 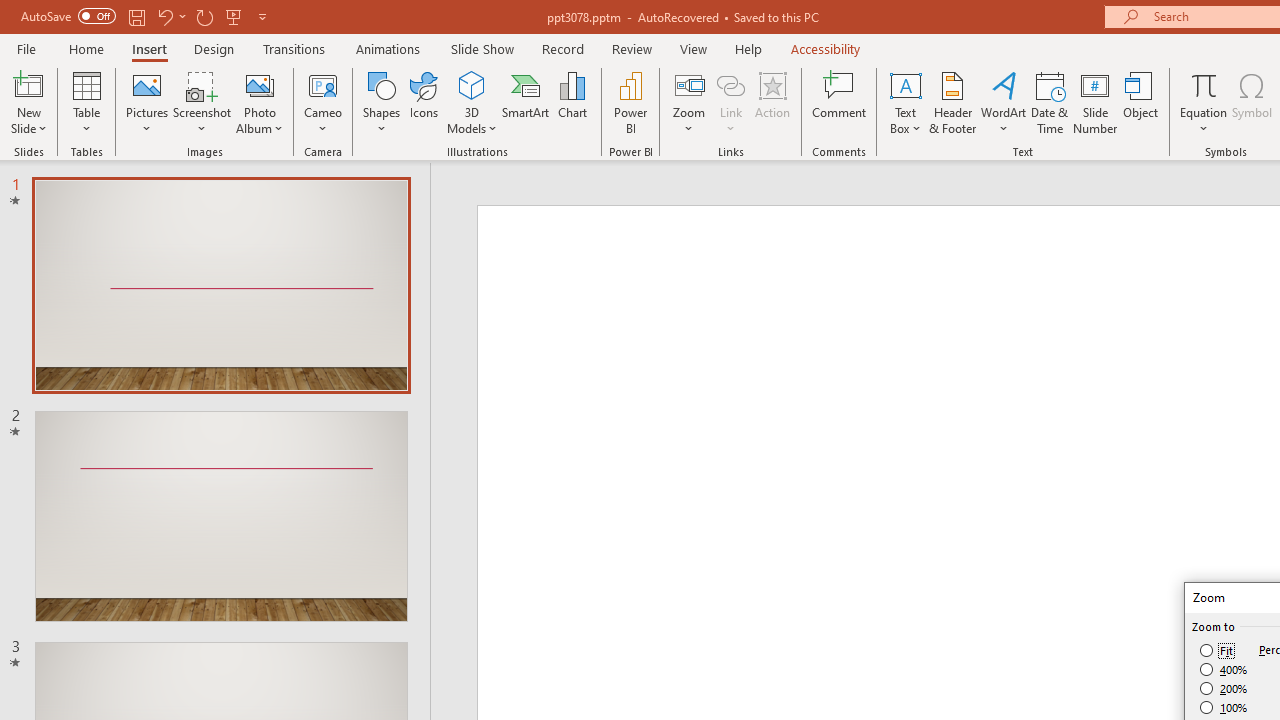 I want to click on 'Table', so click(x=86, y=103).